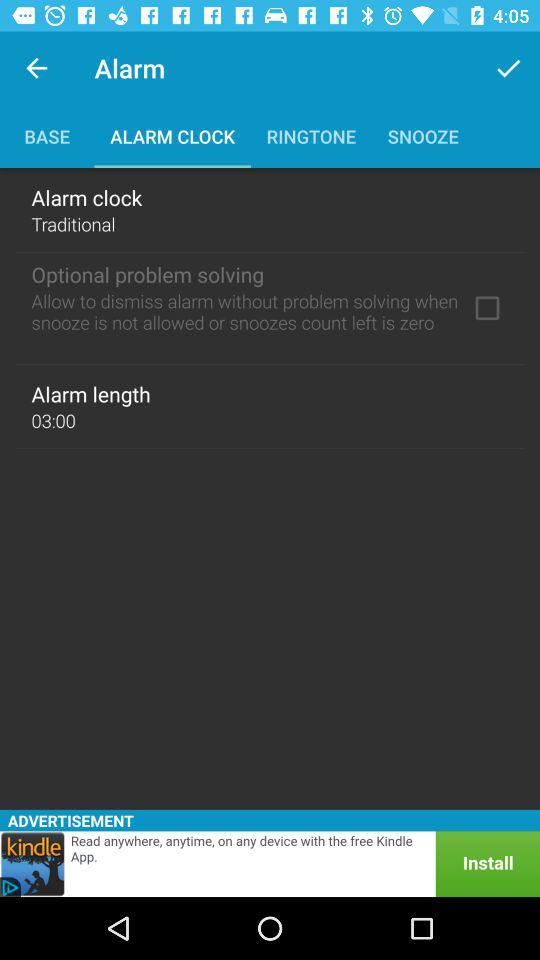  I want to click on app to the left of alarm app, so click(36, 68).